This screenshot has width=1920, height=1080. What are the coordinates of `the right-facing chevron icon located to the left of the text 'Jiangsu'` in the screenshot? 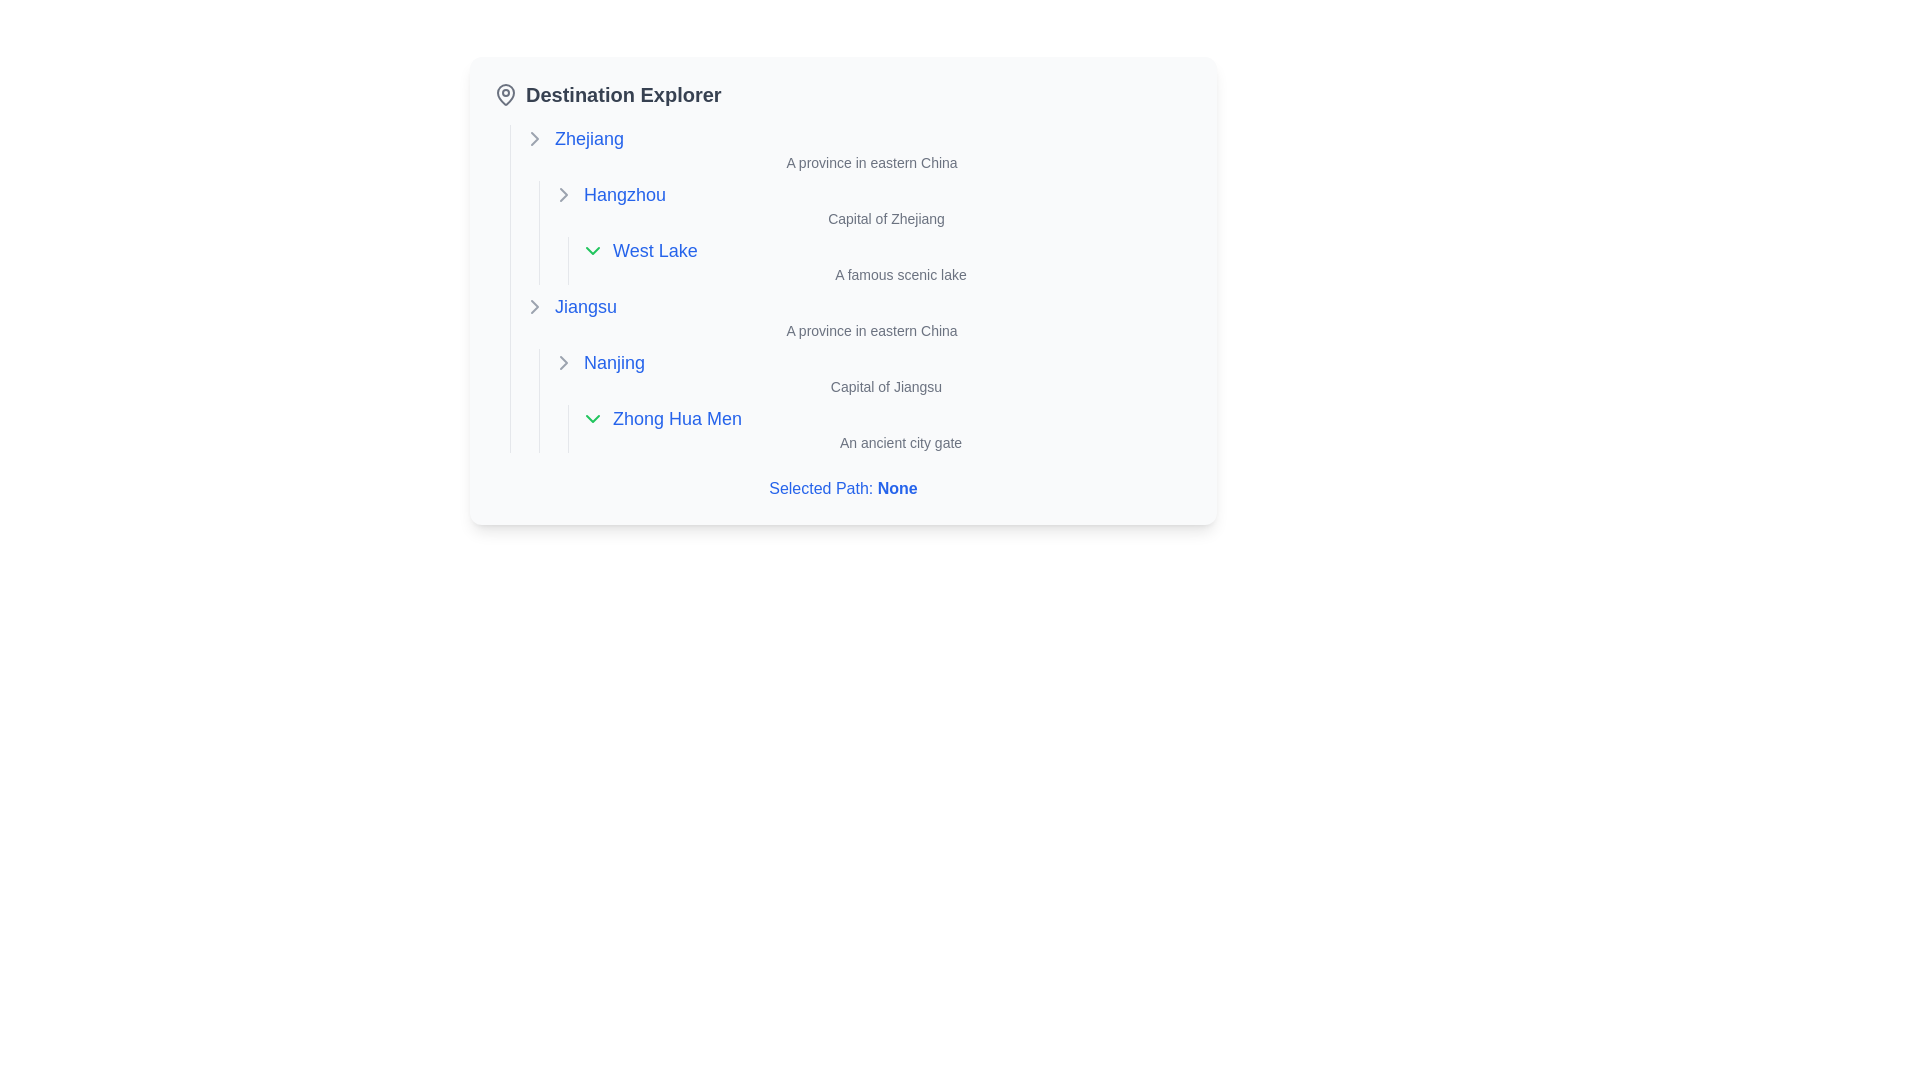 It's located at (534, 307).